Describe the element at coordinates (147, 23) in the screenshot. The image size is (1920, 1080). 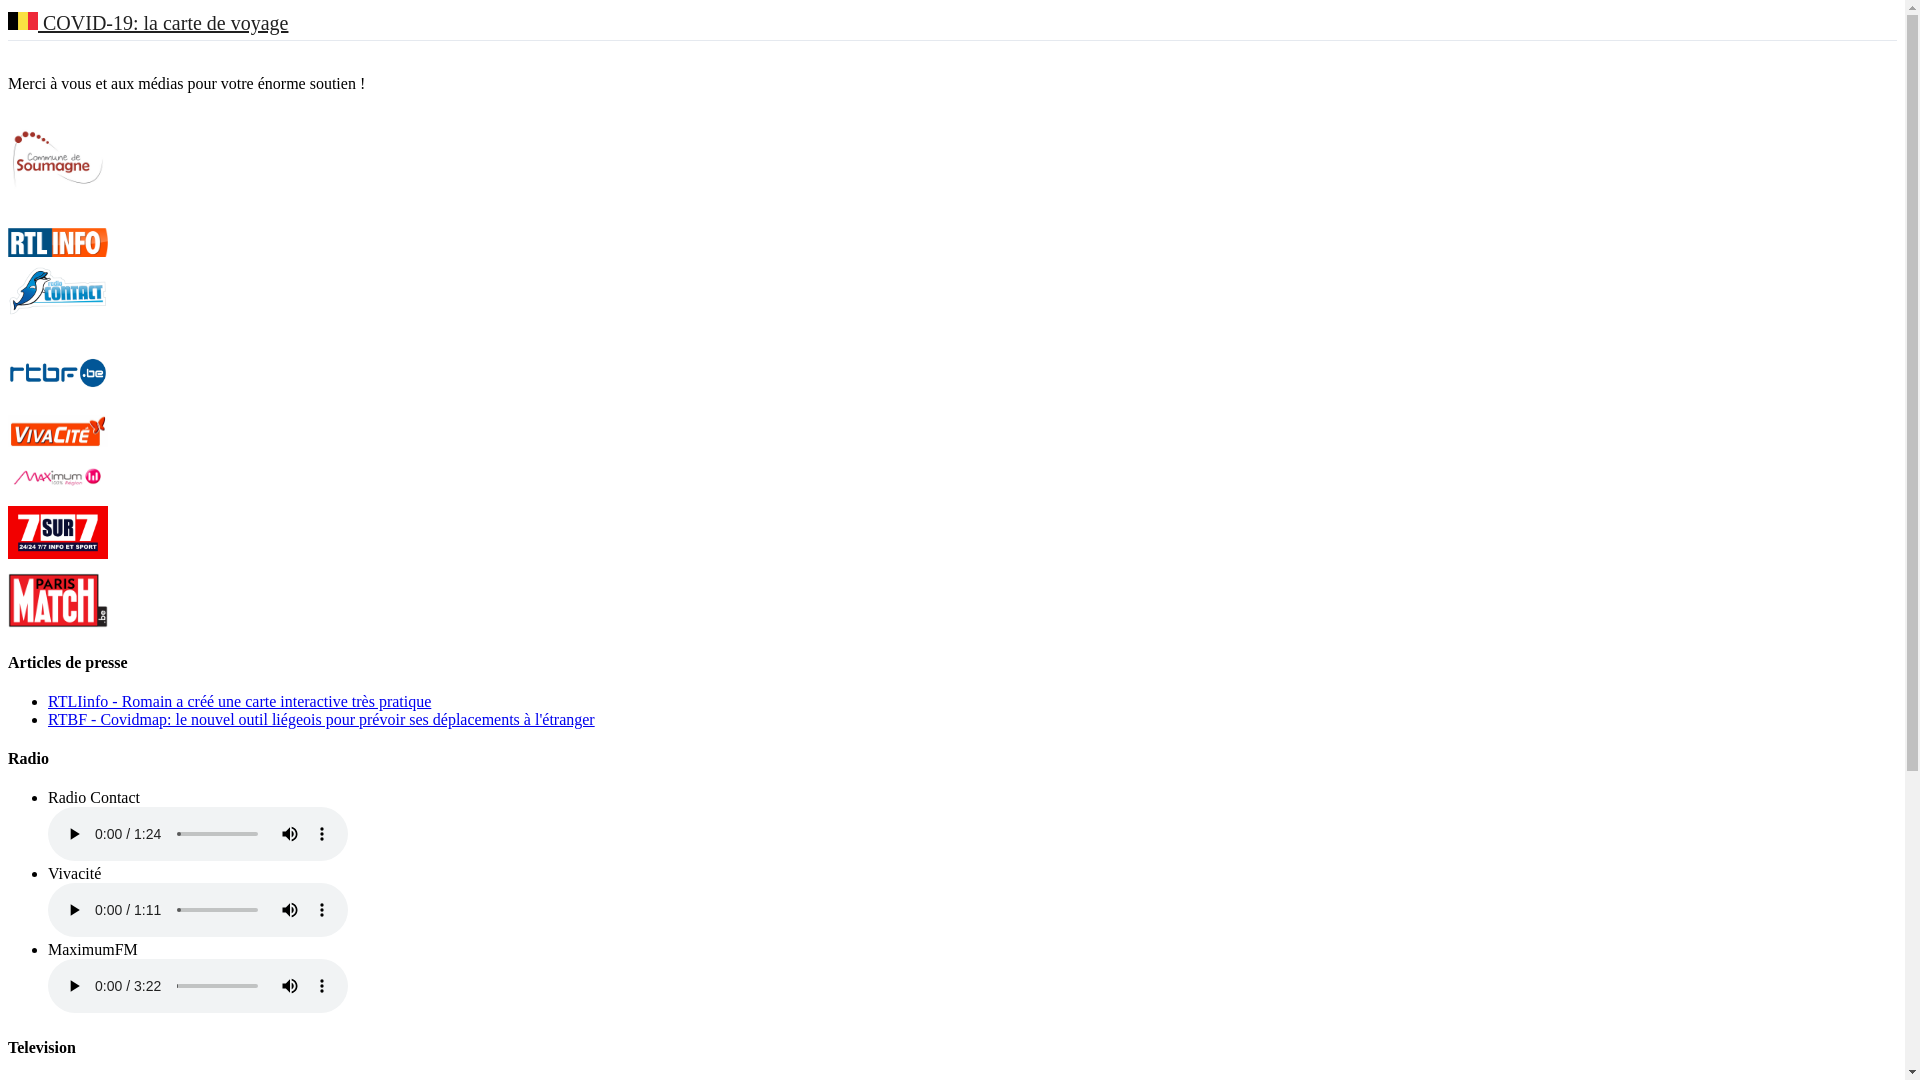
I see `'COVID-19: la carte de voyage'` at that location.